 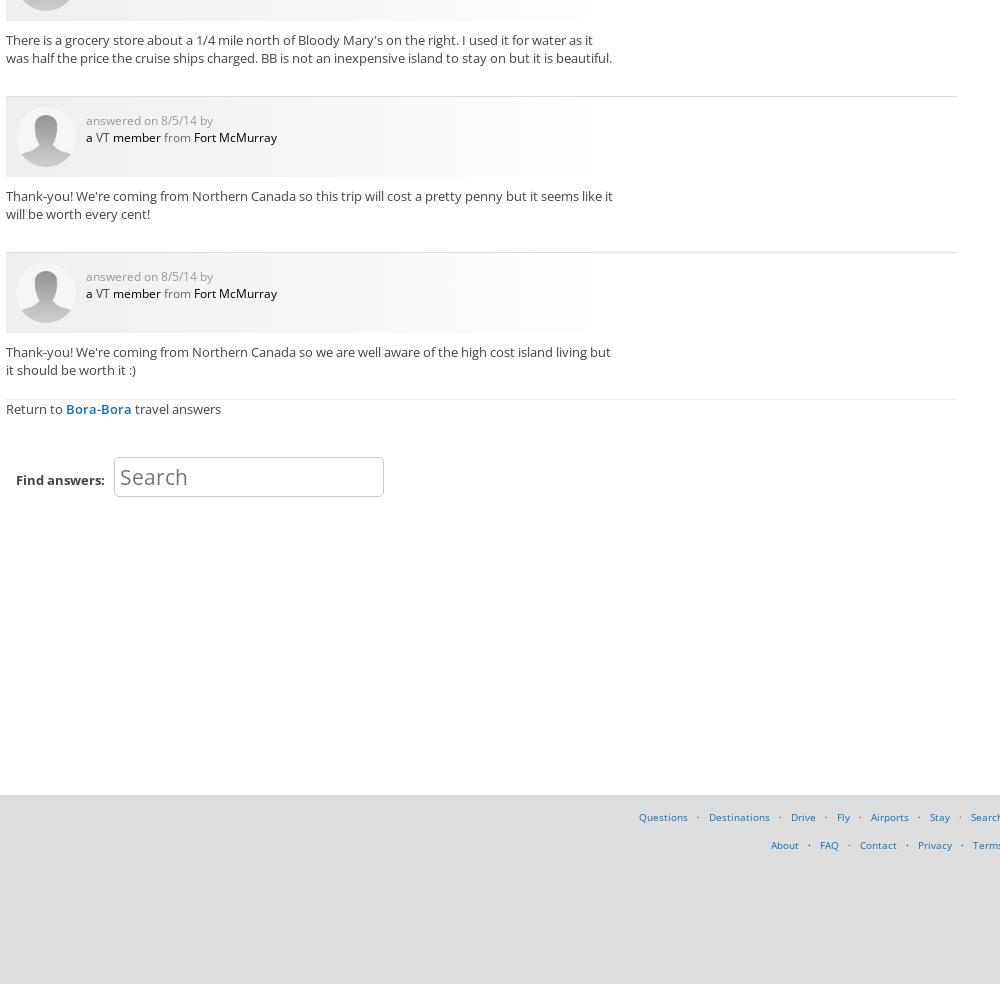 What do you see at coordinates (842, 815) in the screenshot?
I see `'Fly'` at bounding box center [842, 815].